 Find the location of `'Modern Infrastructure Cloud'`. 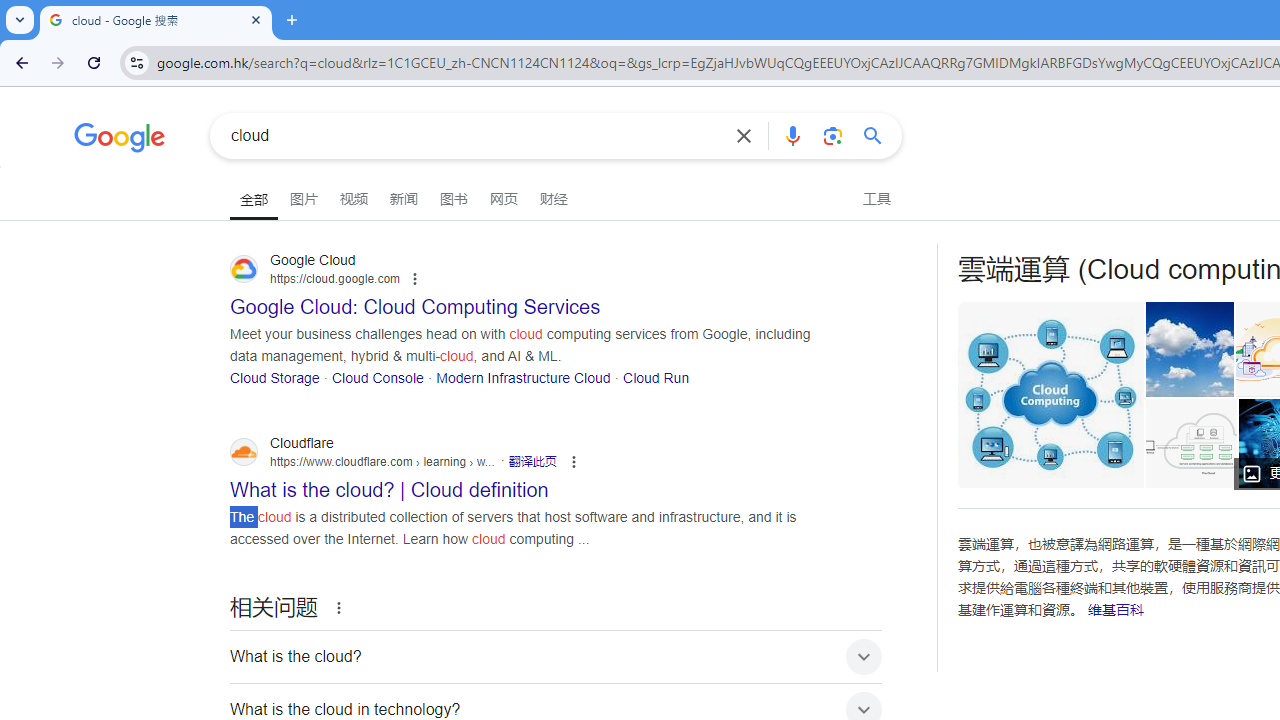

'Modern Infrastructure Cloud' is located at coordinates (523, 377).